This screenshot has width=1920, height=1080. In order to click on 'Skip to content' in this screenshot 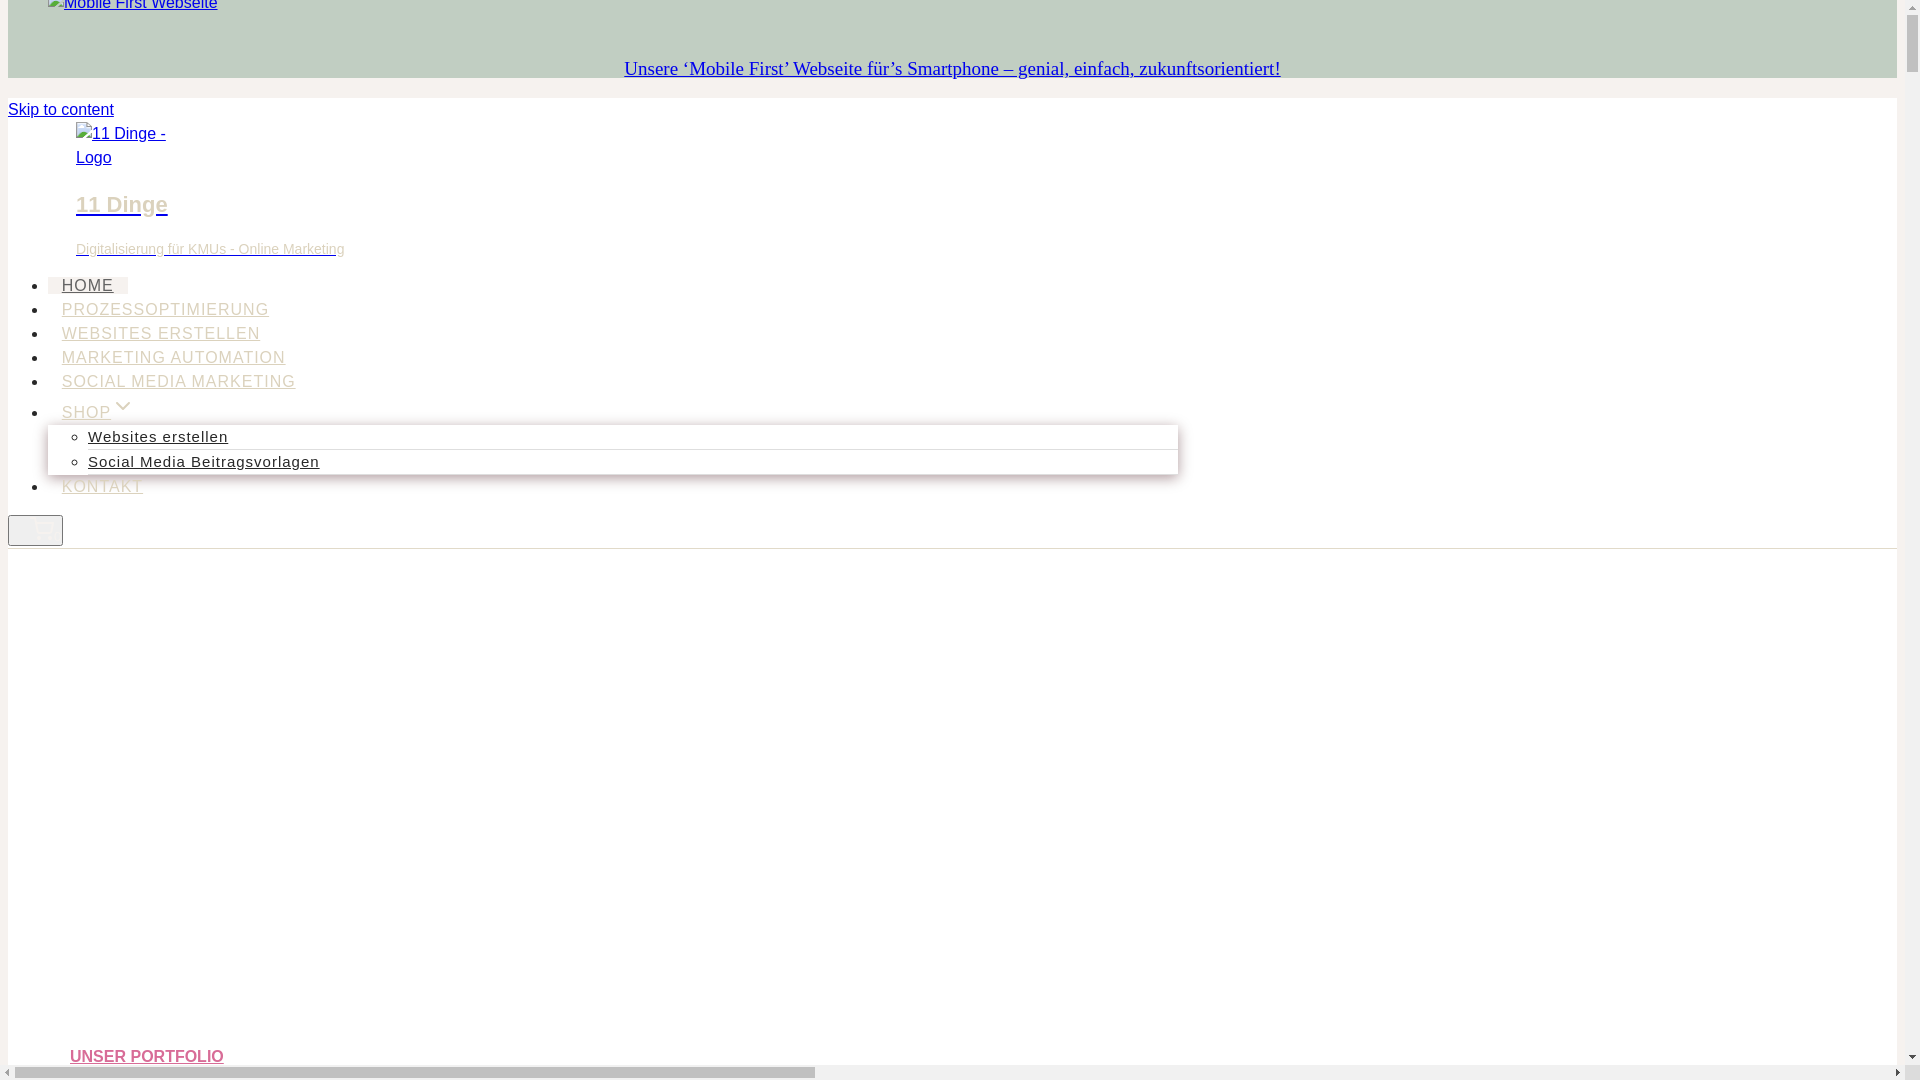, I will do `click(61, 109)`.